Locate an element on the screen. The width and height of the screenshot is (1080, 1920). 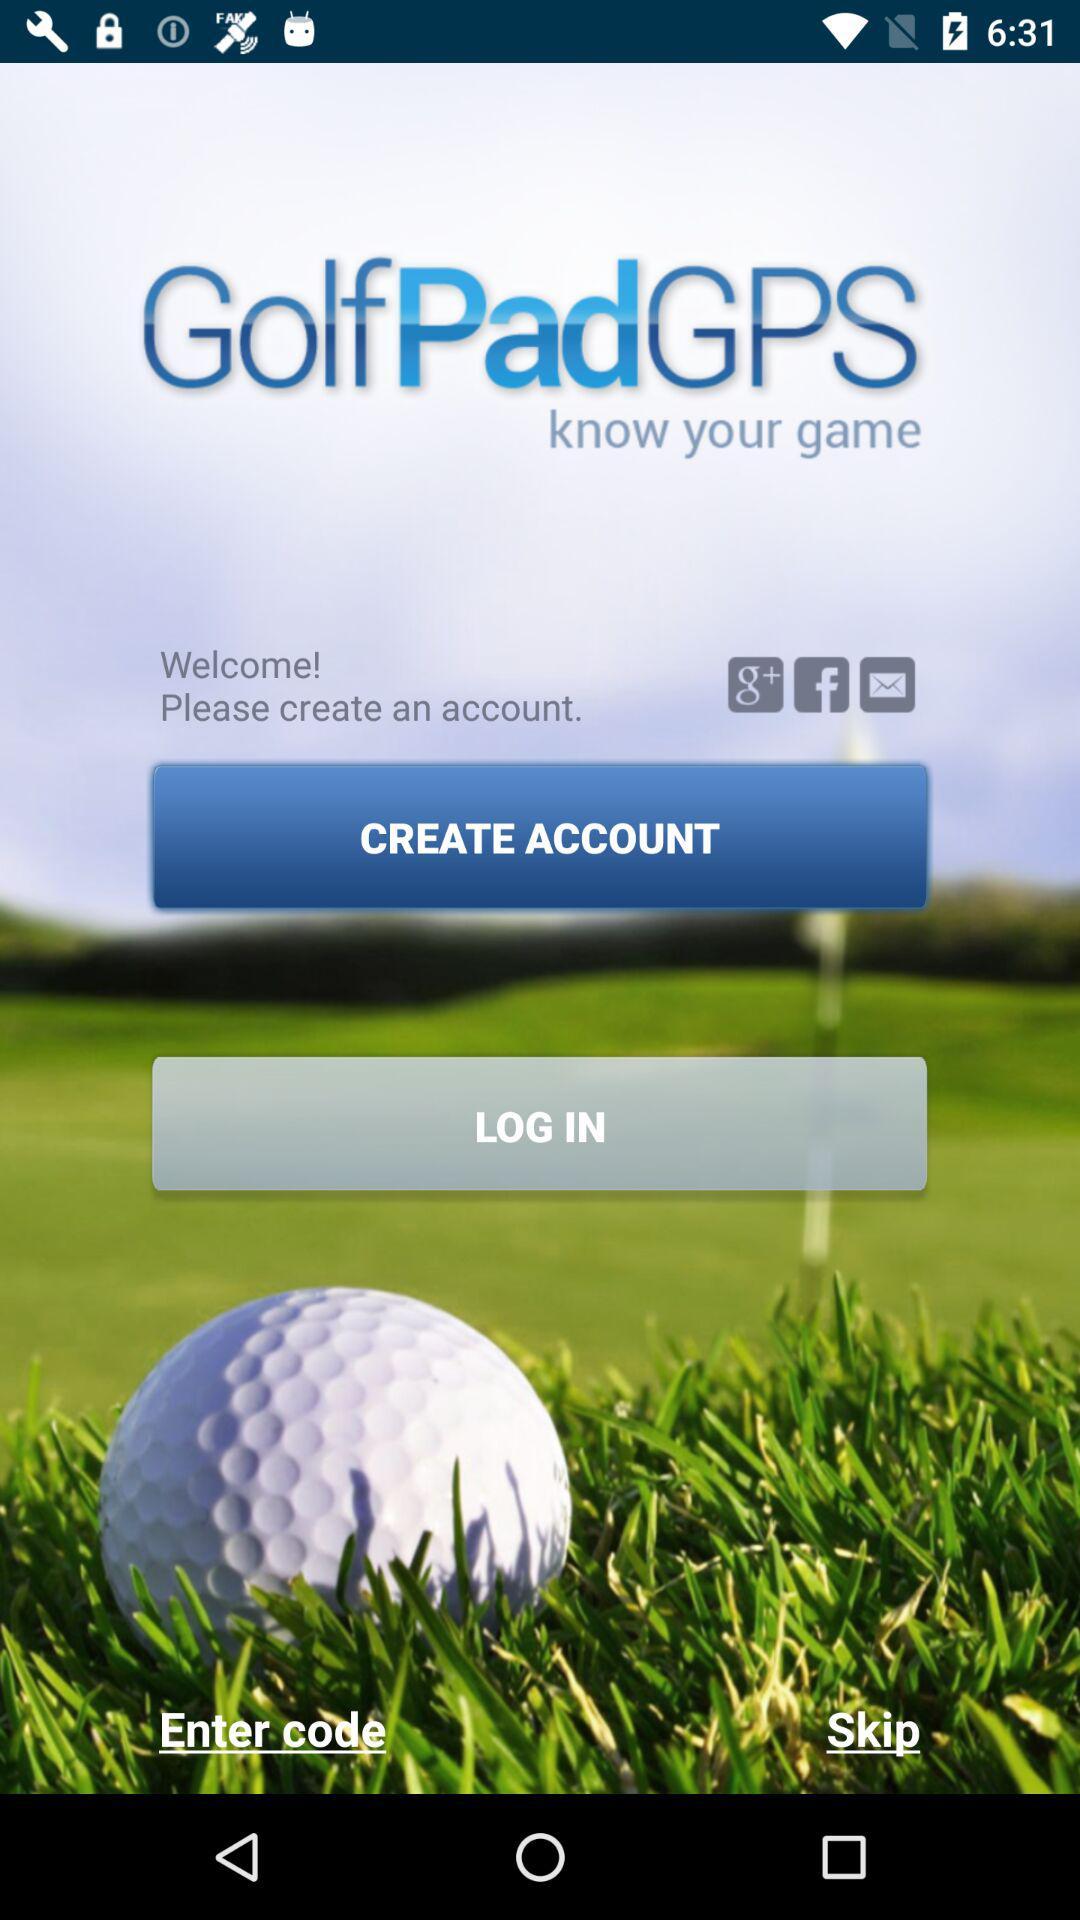
the item to the left of the skip item is located at coordinates (348, 1727).